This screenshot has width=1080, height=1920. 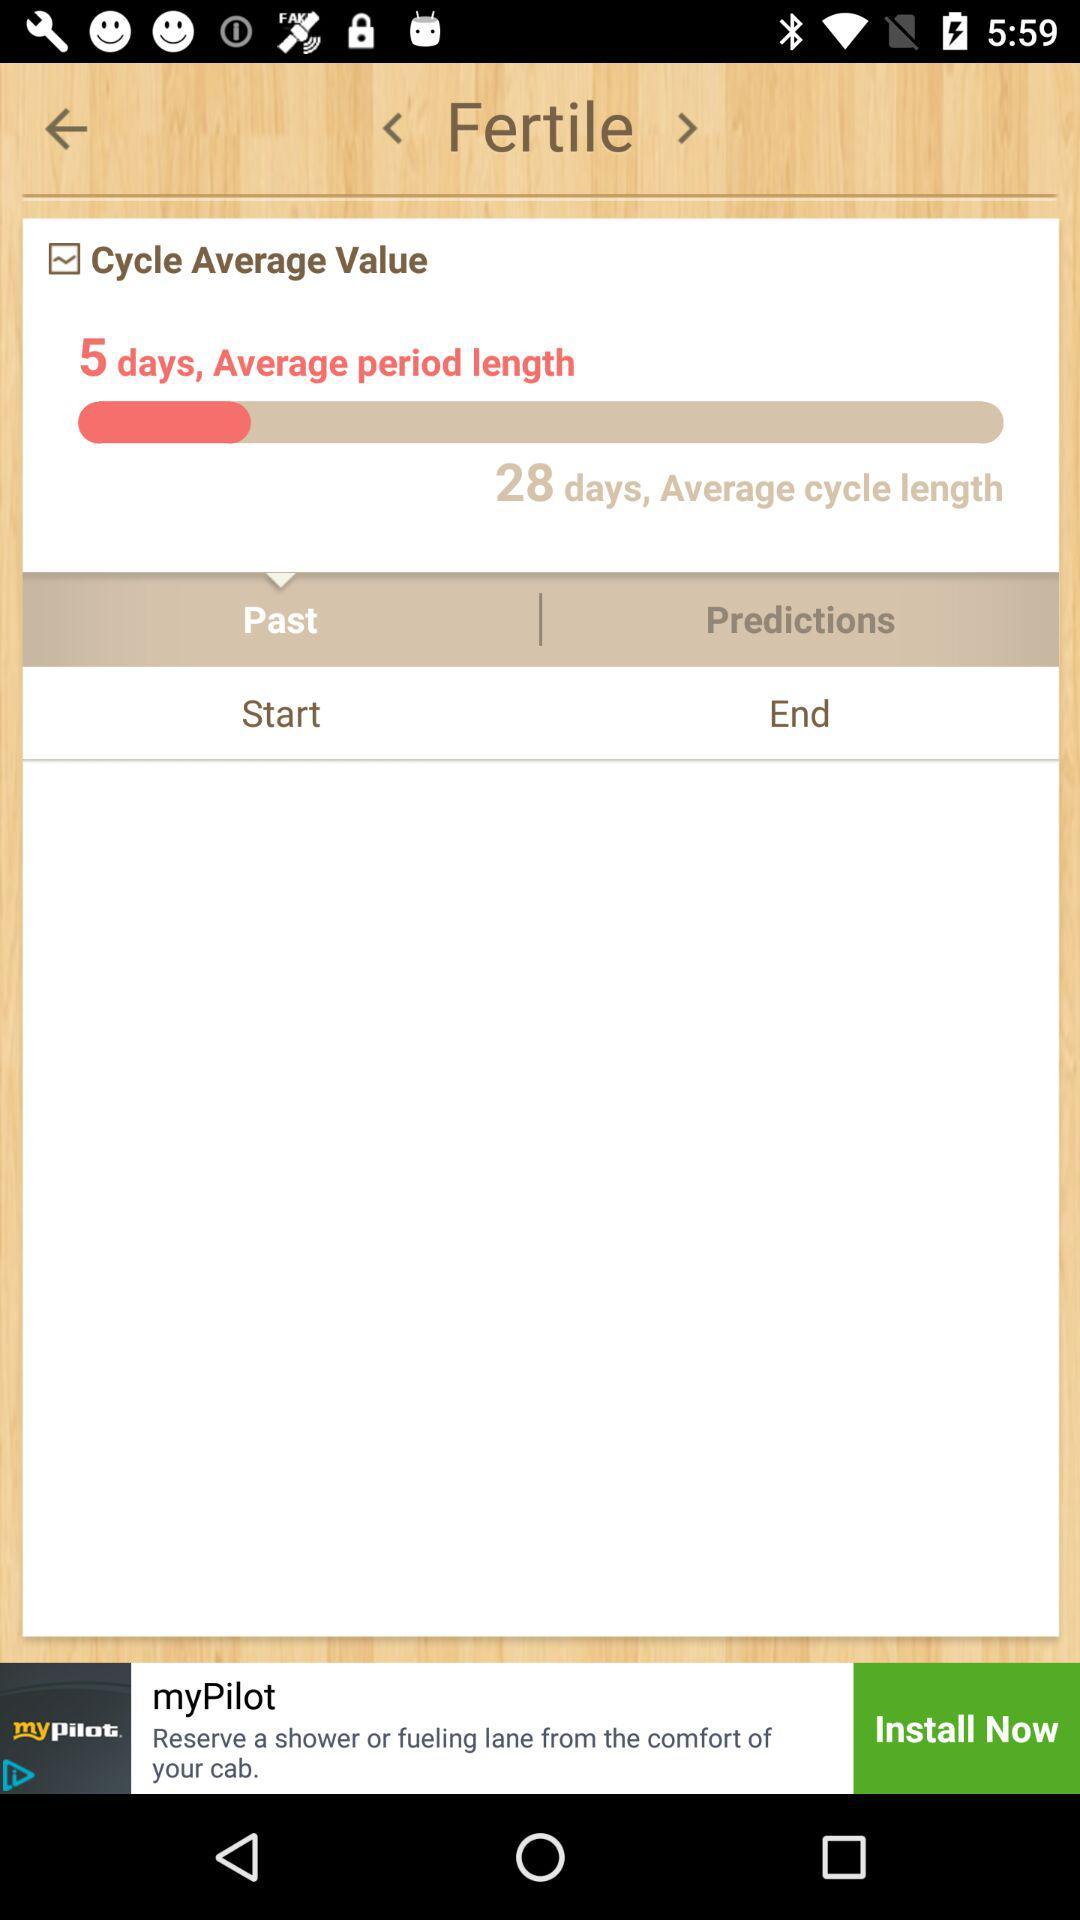 What do you see at coordinates (64, 127) in the screenshot?
I see `the arrow_backward icon` at bounding box center [64, 127].